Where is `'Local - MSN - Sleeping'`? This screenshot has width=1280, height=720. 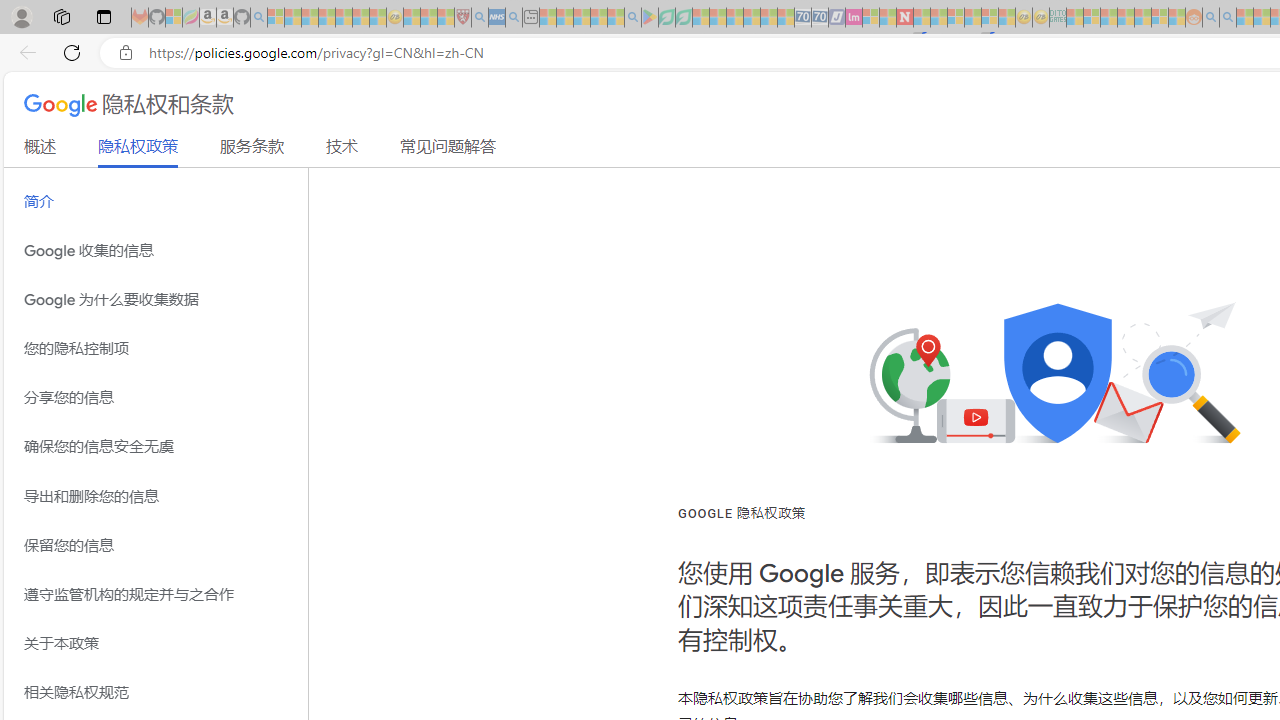 'Local - MSN - Sleeping' is located at coordinates (445, 17).